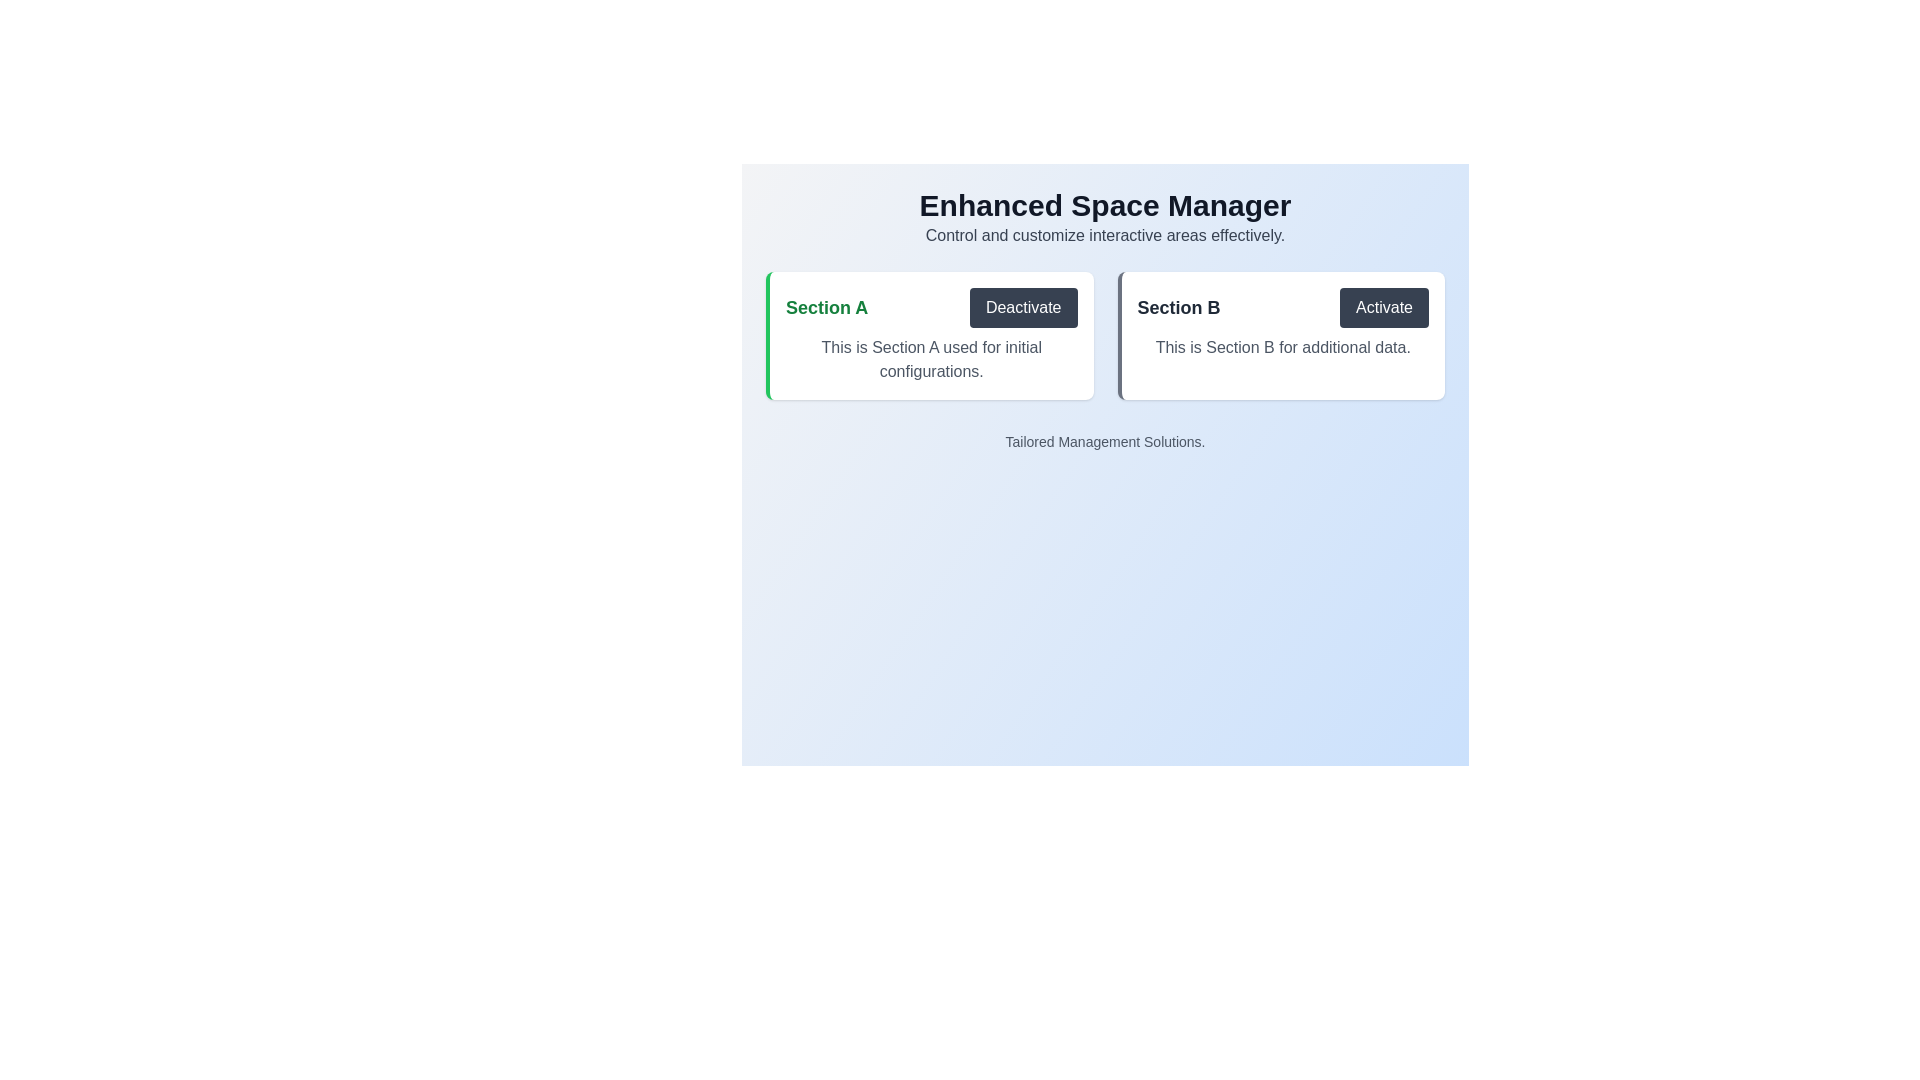 The height and width of the screenshot is (1080, 1920). Describe the element at coordinates (1179, 308) in the screenshot. I see `the static text label displaying 'Section B'` at that location.